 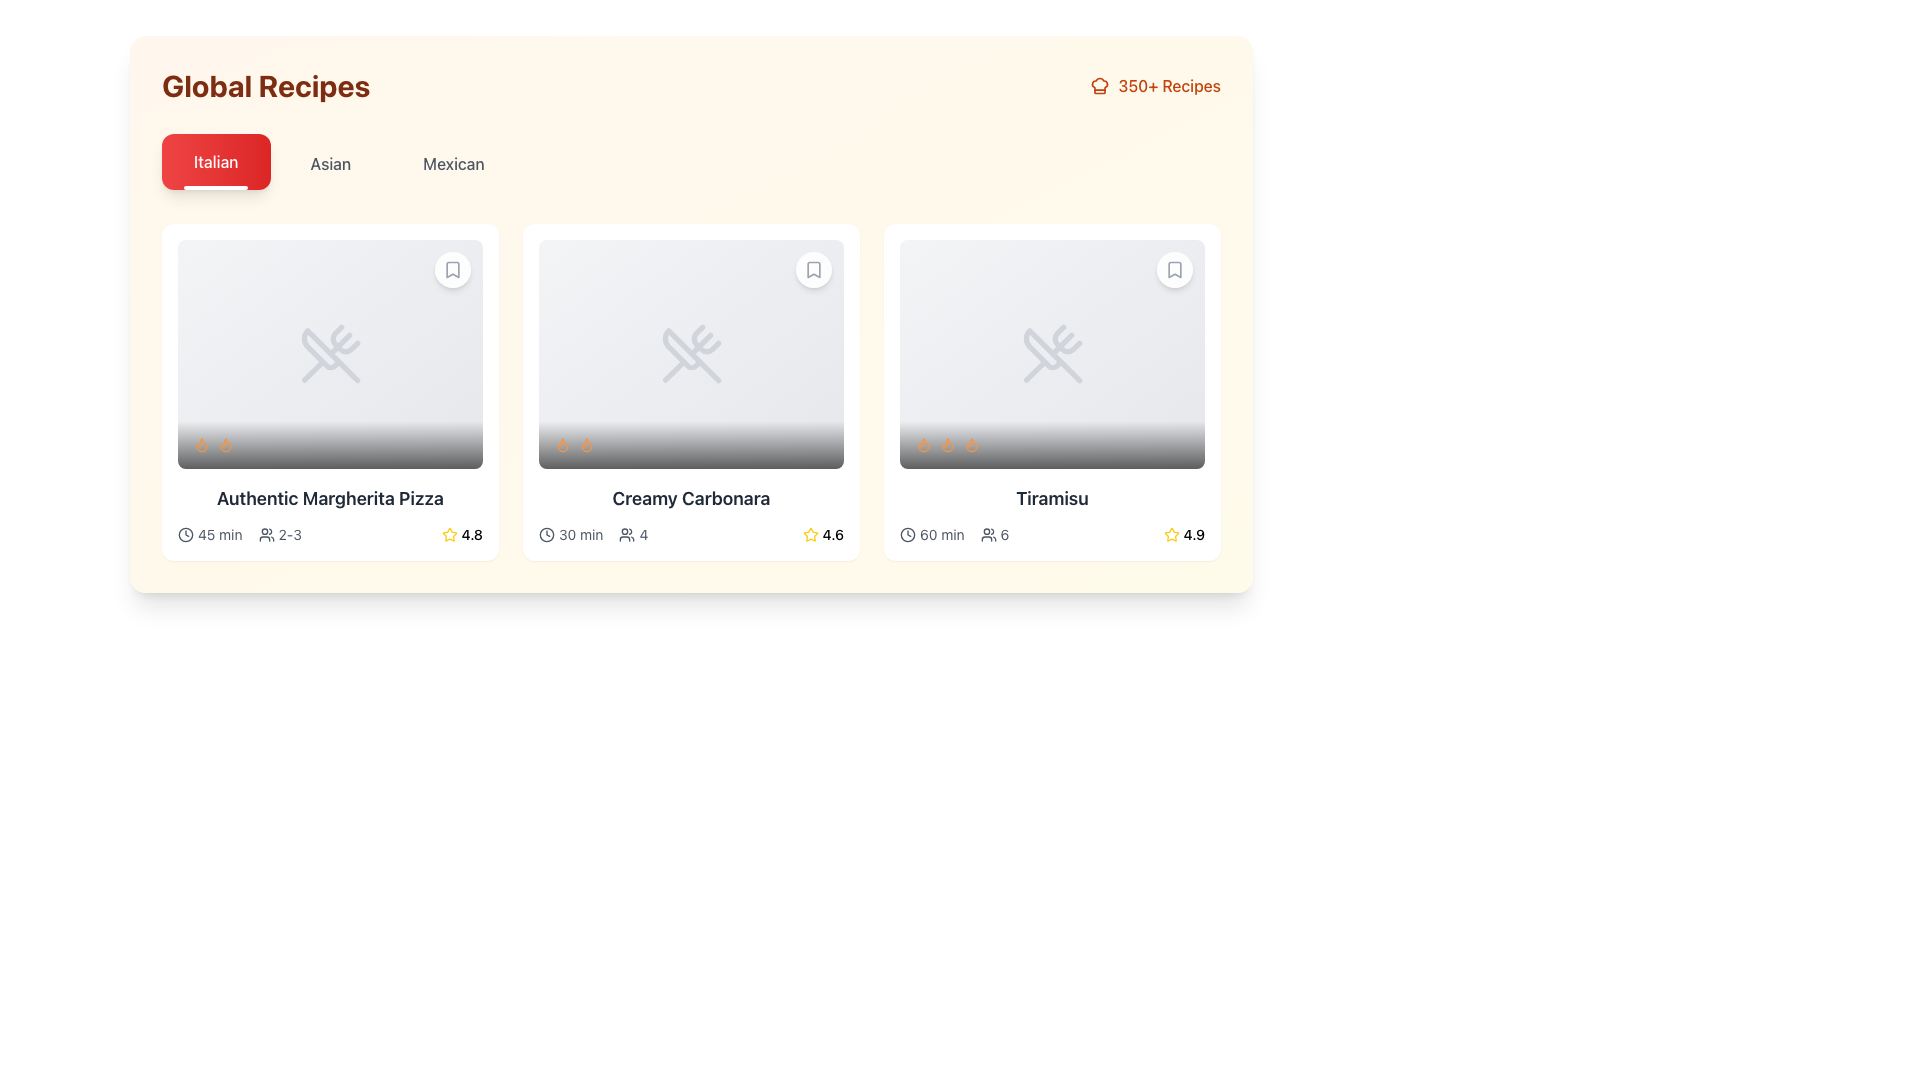 What do you see at coordinates (1051, 353) in the screenshot?
I see `the SVG Icon located centrally within the thumbnail card for the 'Tiramisu' recipe, which serves as a decorative element` at bounding box center [1051, 353].